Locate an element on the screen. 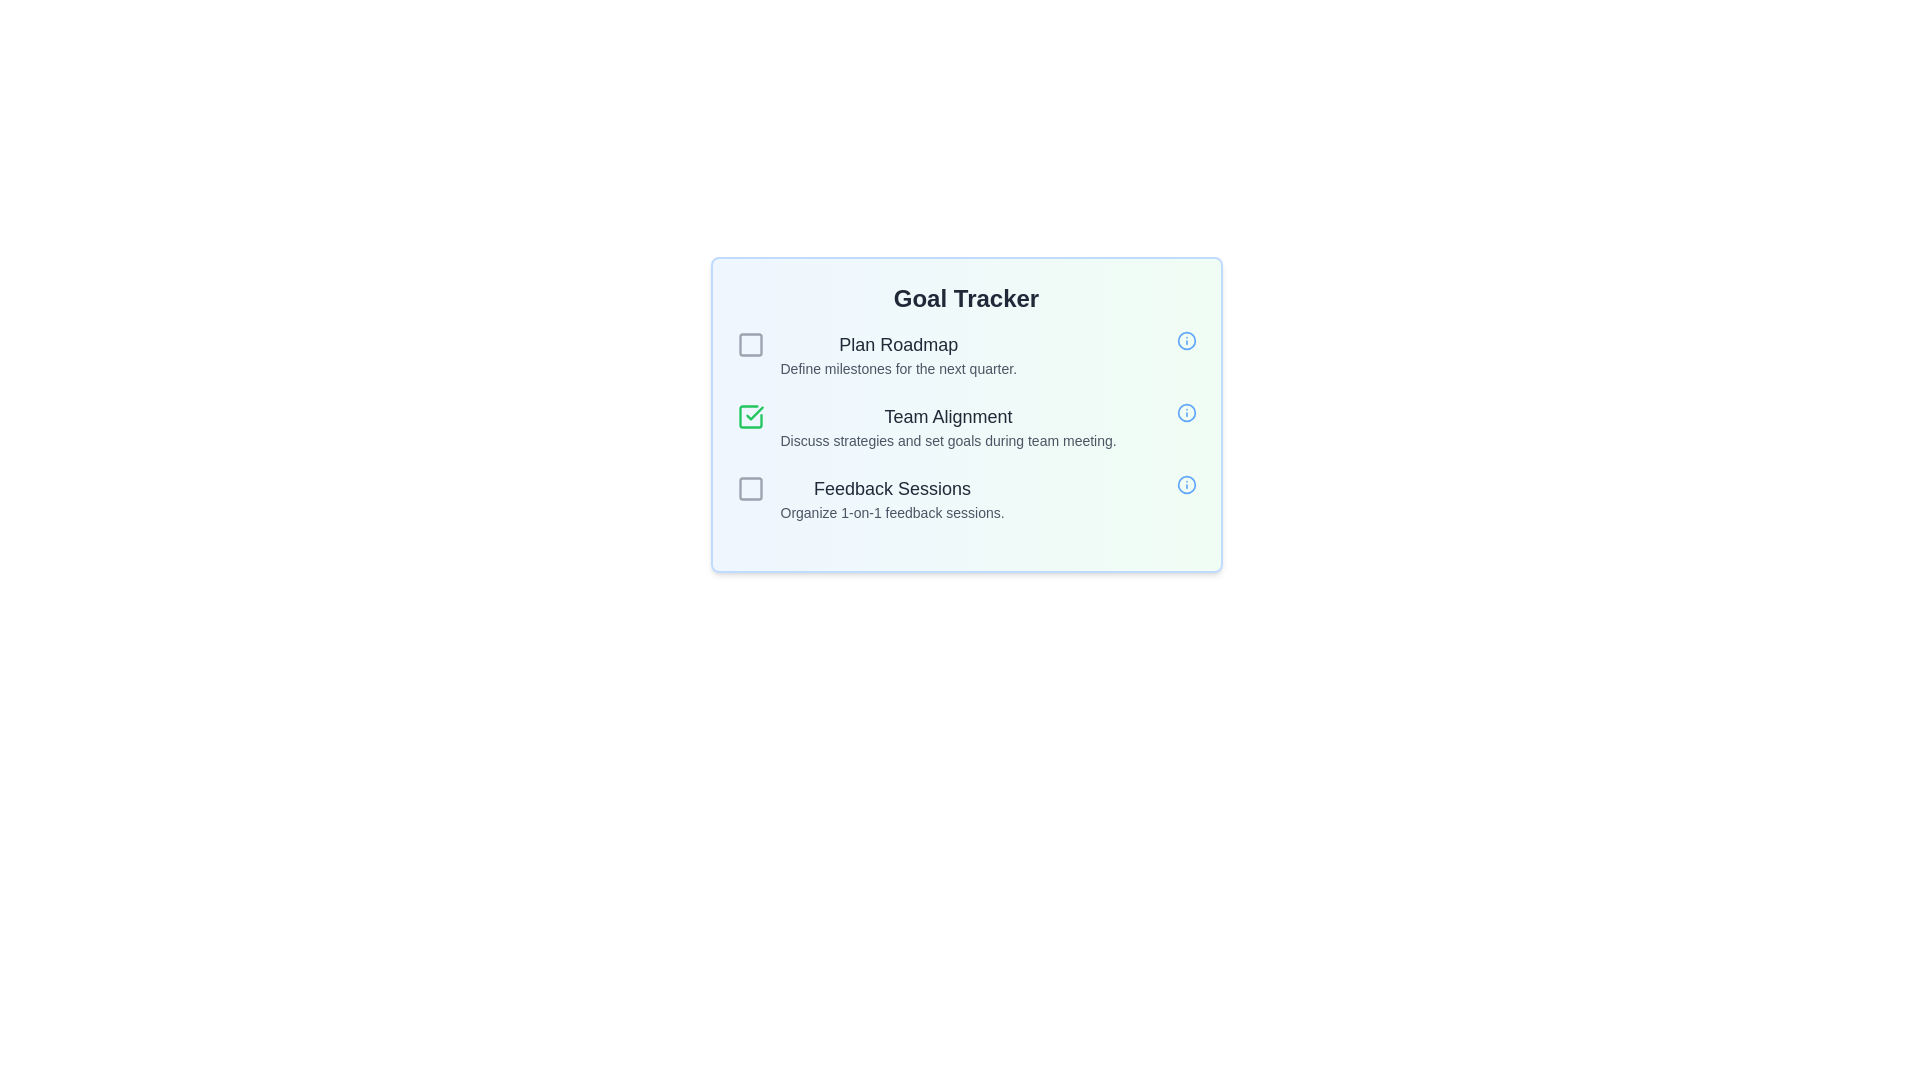  the checked checkbox styled as a square with rounded corners and a green checkmark inside, located to the immediate left of the 'Team Alignment' text in the 'Goal Tracker' panel is located at coordinates (749, 415).